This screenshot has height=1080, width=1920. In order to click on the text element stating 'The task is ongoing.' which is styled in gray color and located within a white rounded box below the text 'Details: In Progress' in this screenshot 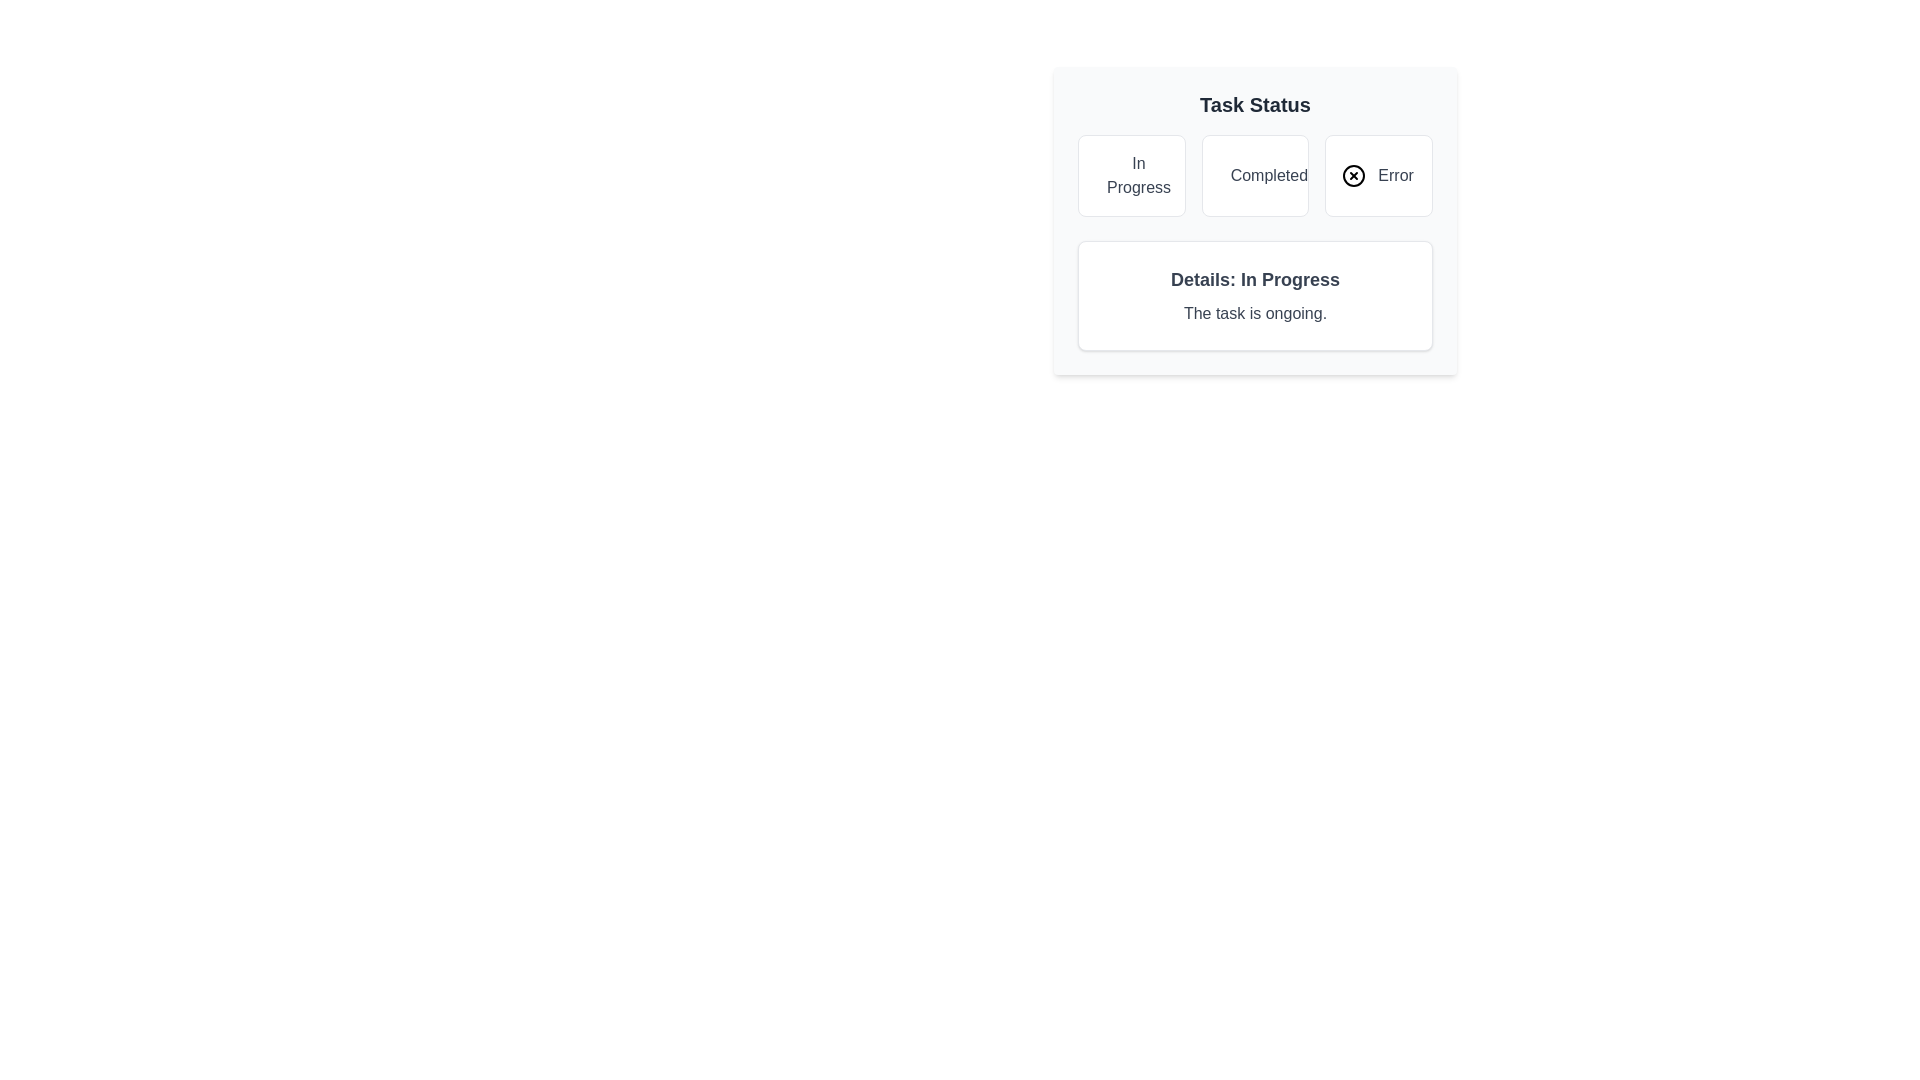, I will do `click(1254, 313)`.